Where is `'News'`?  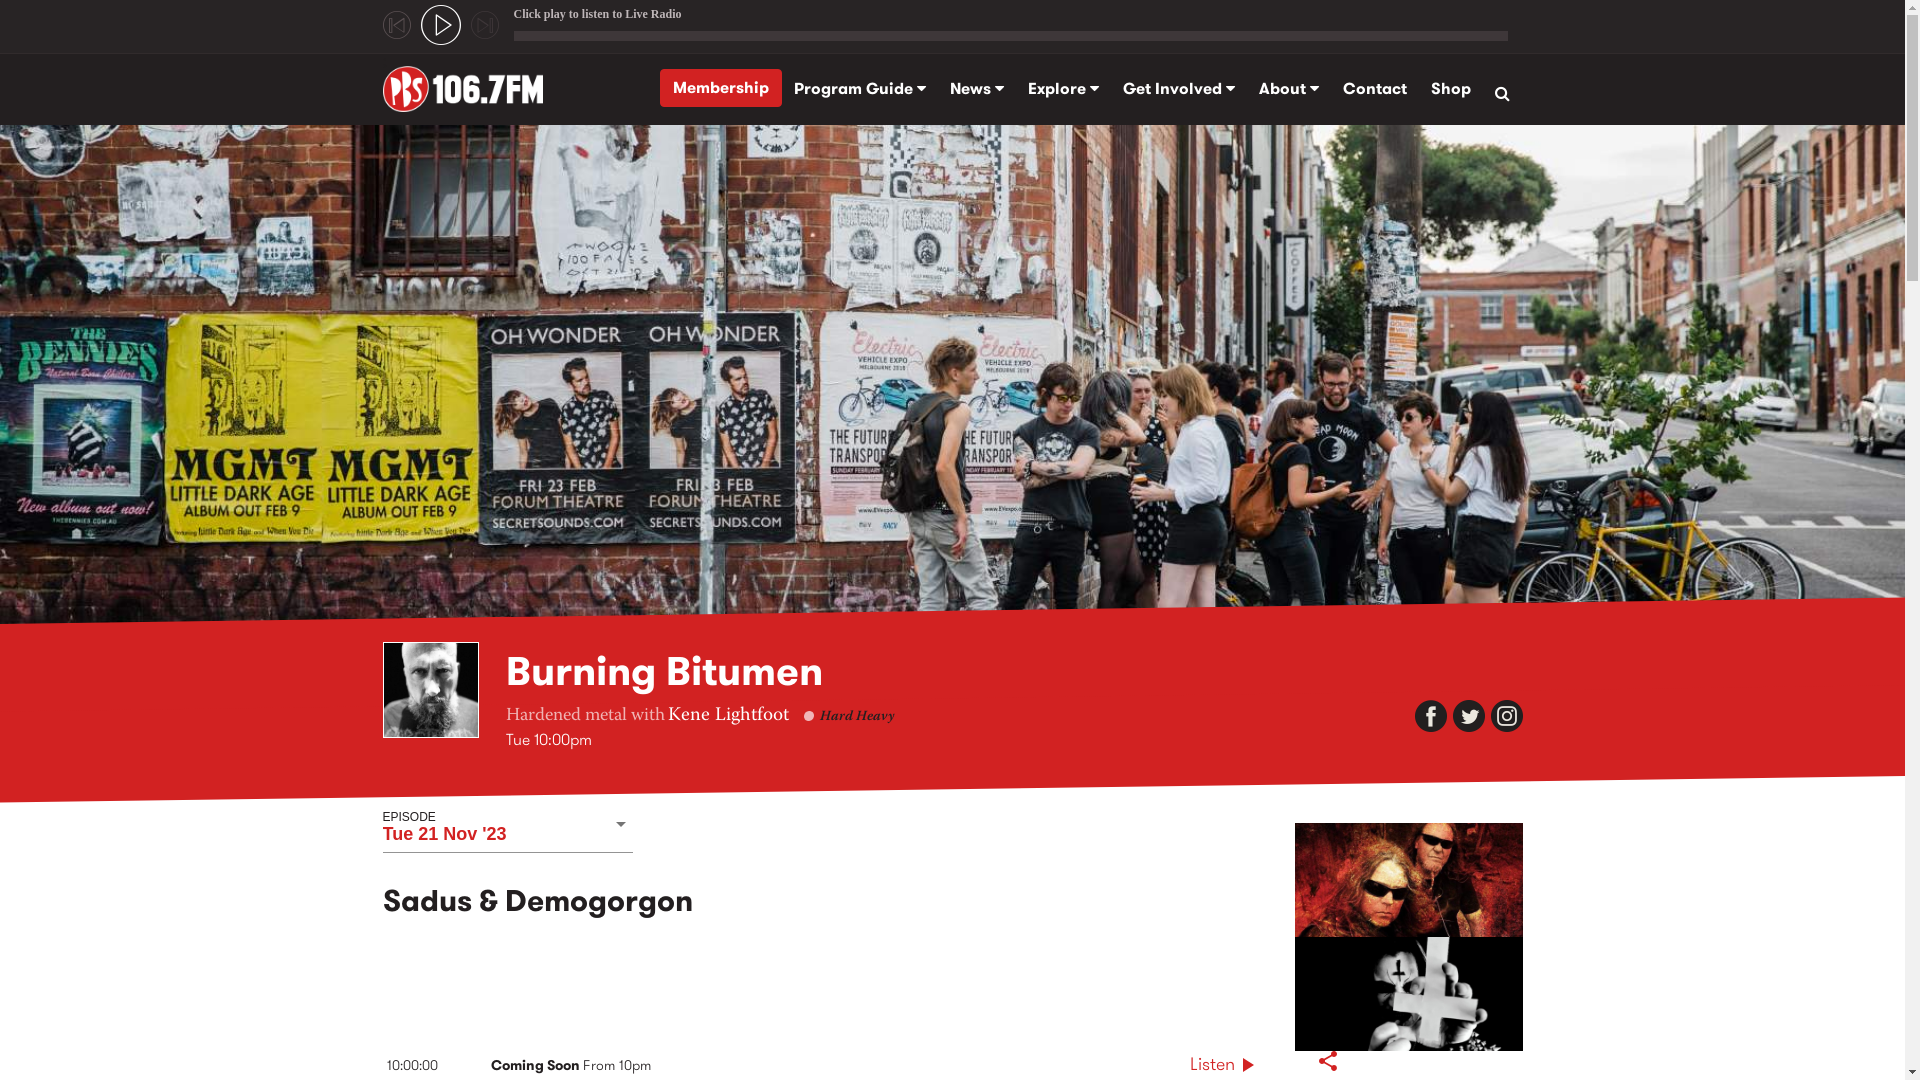
'News' is located at coordinates (977, 87).